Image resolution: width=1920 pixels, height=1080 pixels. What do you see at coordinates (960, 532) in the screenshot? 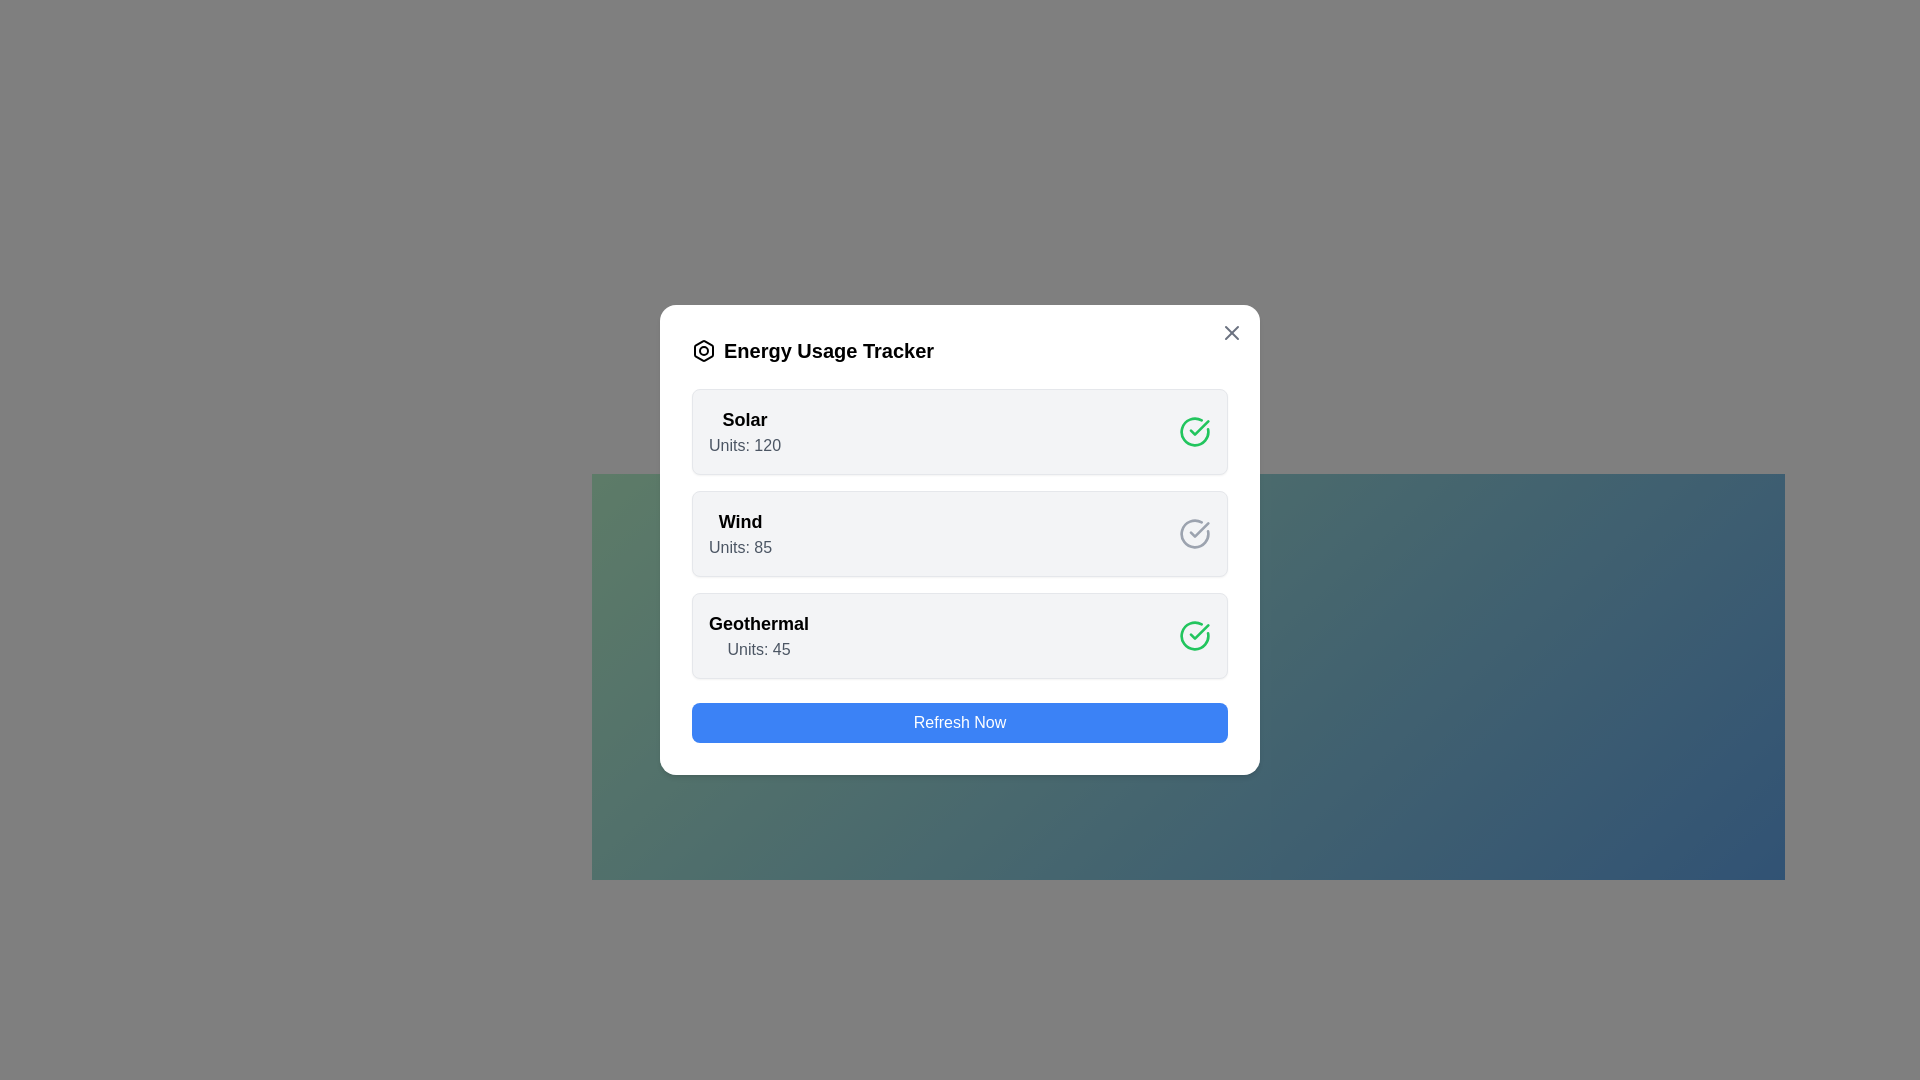
I see `the second informational card representing 'Wind' energy usage data in the 'Energy Usage Tracker' section` at bounding box center [960, 532].